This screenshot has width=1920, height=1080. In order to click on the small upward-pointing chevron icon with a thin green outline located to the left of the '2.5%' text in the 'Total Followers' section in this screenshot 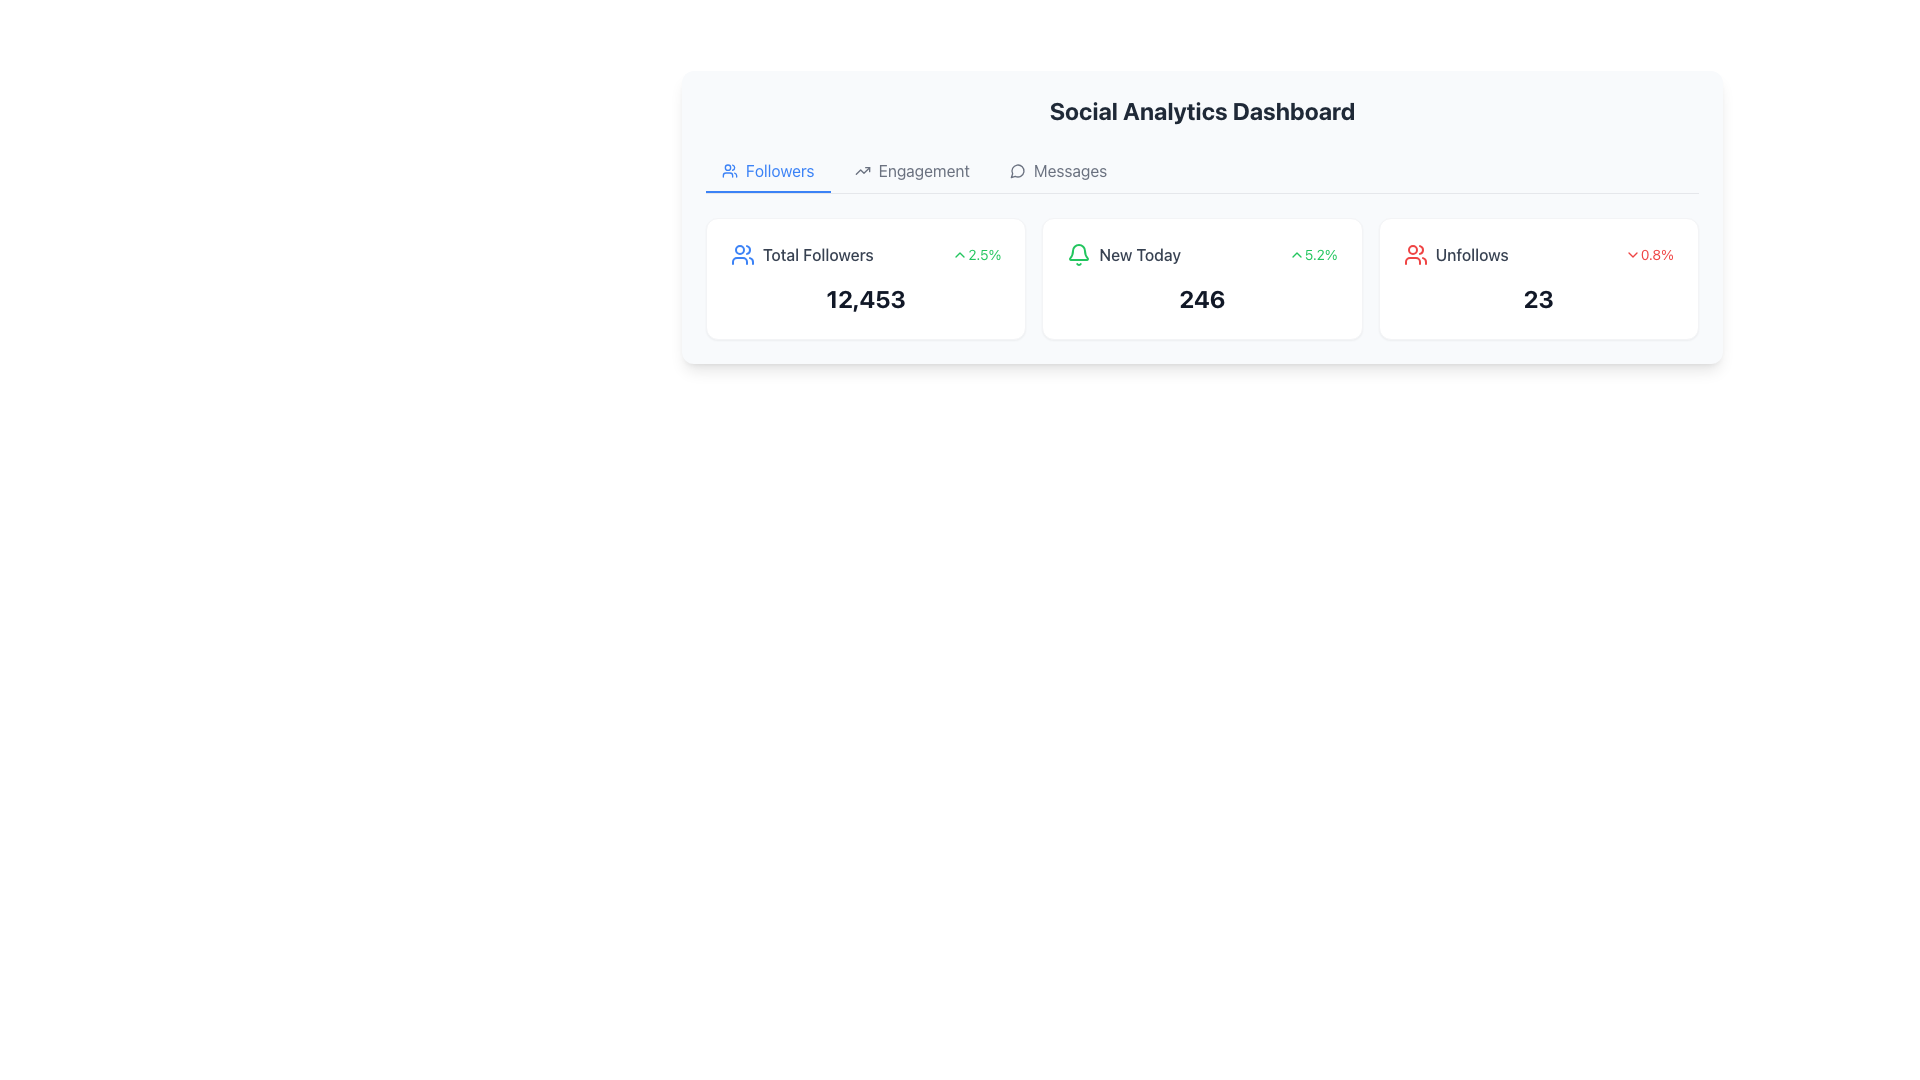, I will do `click(960, 253)`.